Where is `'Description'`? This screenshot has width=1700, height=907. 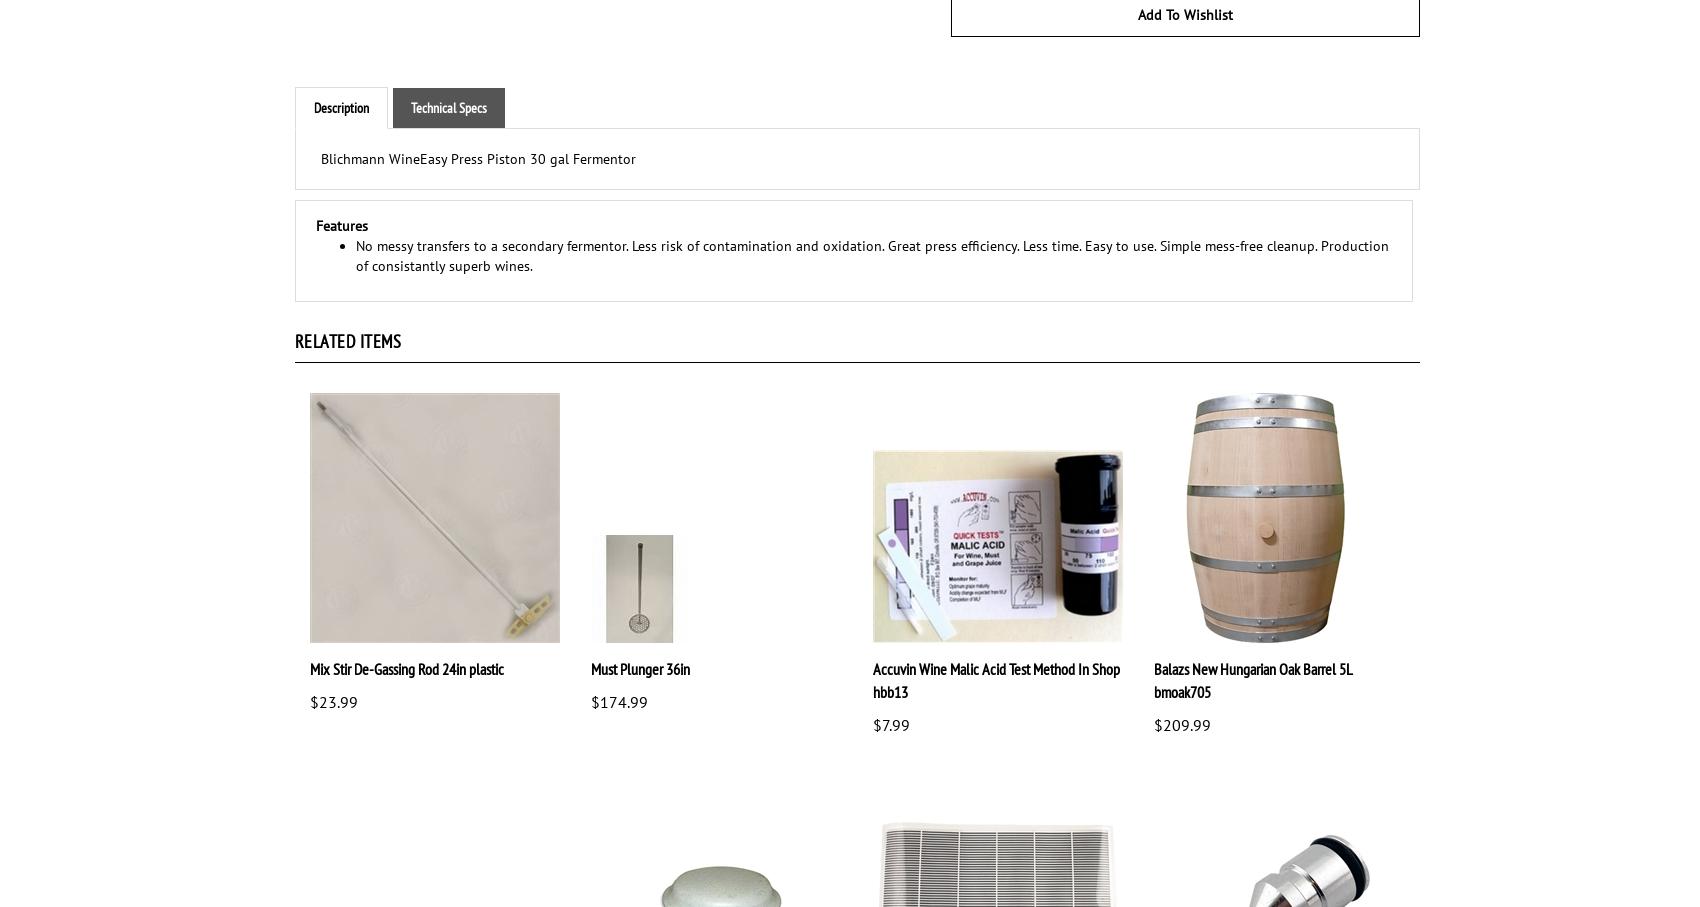
'Description' is located at coordinates (340, 107).